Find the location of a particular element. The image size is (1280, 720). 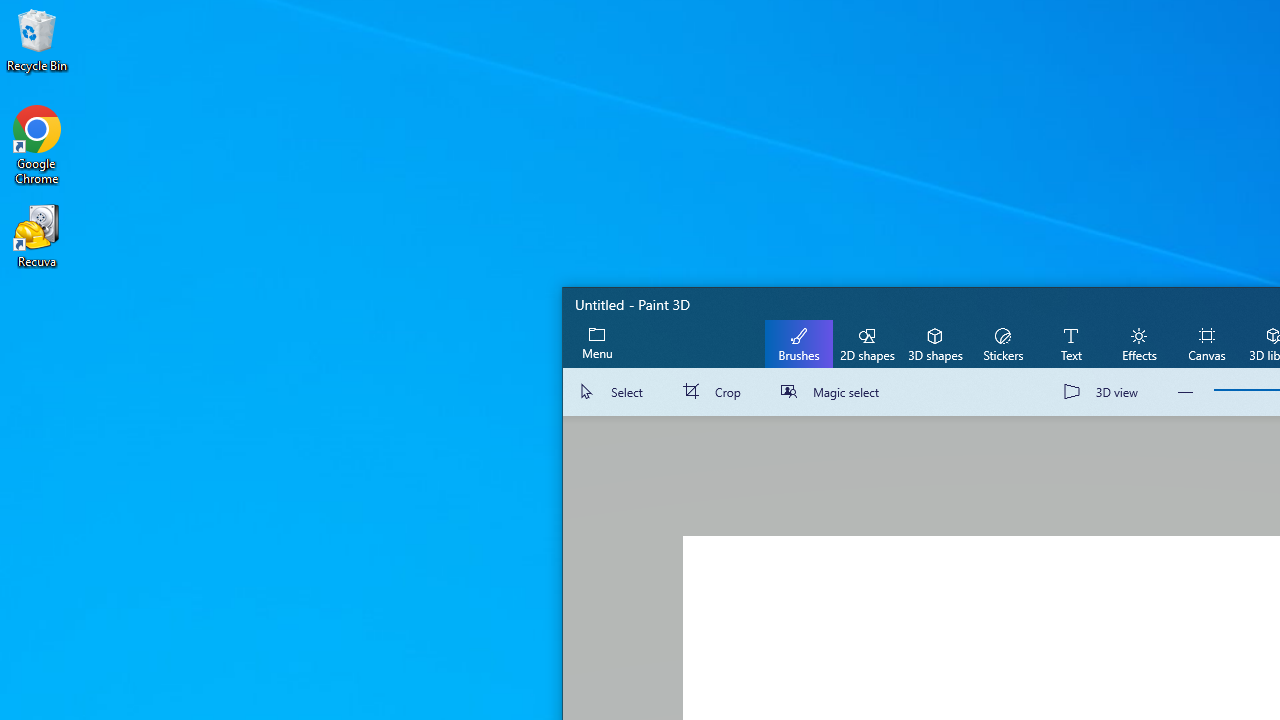

'2D shapes' is located at coordinates (867, 342).